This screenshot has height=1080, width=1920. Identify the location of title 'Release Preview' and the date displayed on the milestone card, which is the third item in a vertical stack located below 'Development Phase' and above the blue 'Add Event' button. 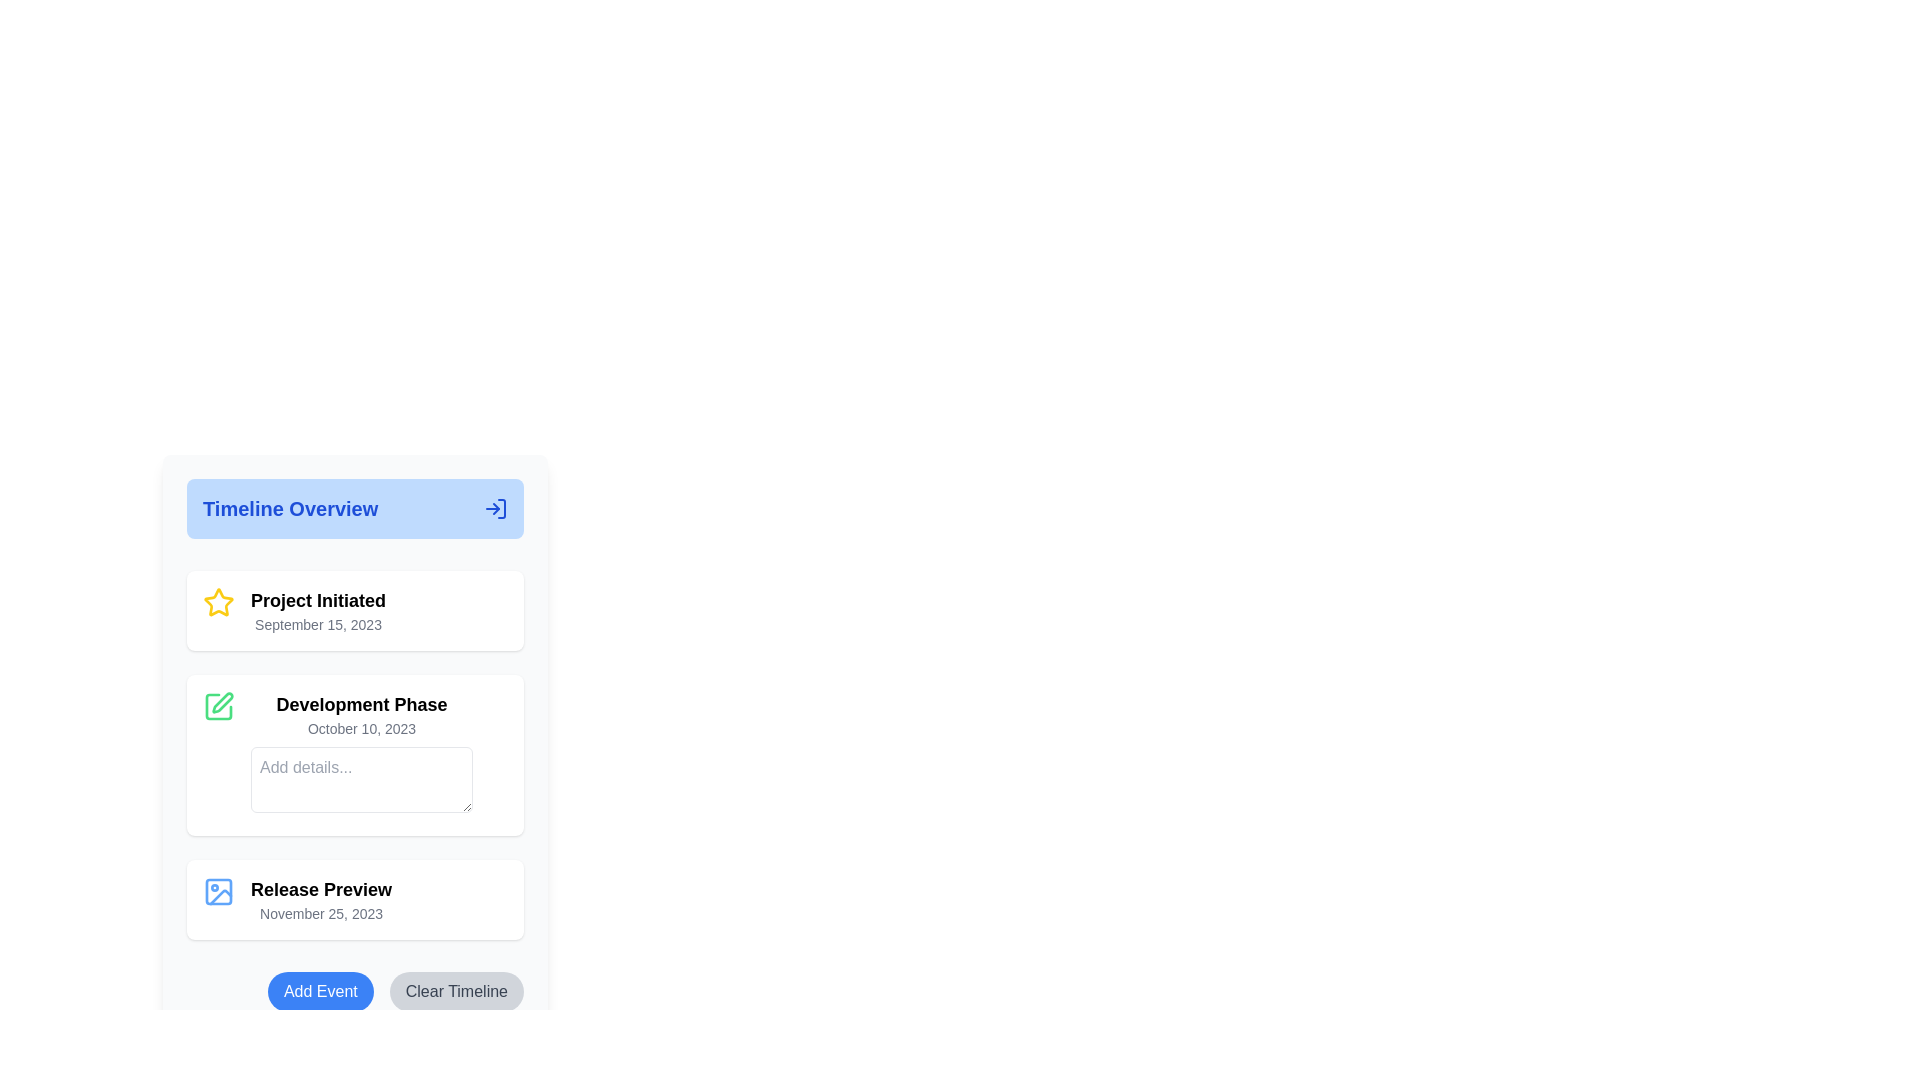
(355, 898).